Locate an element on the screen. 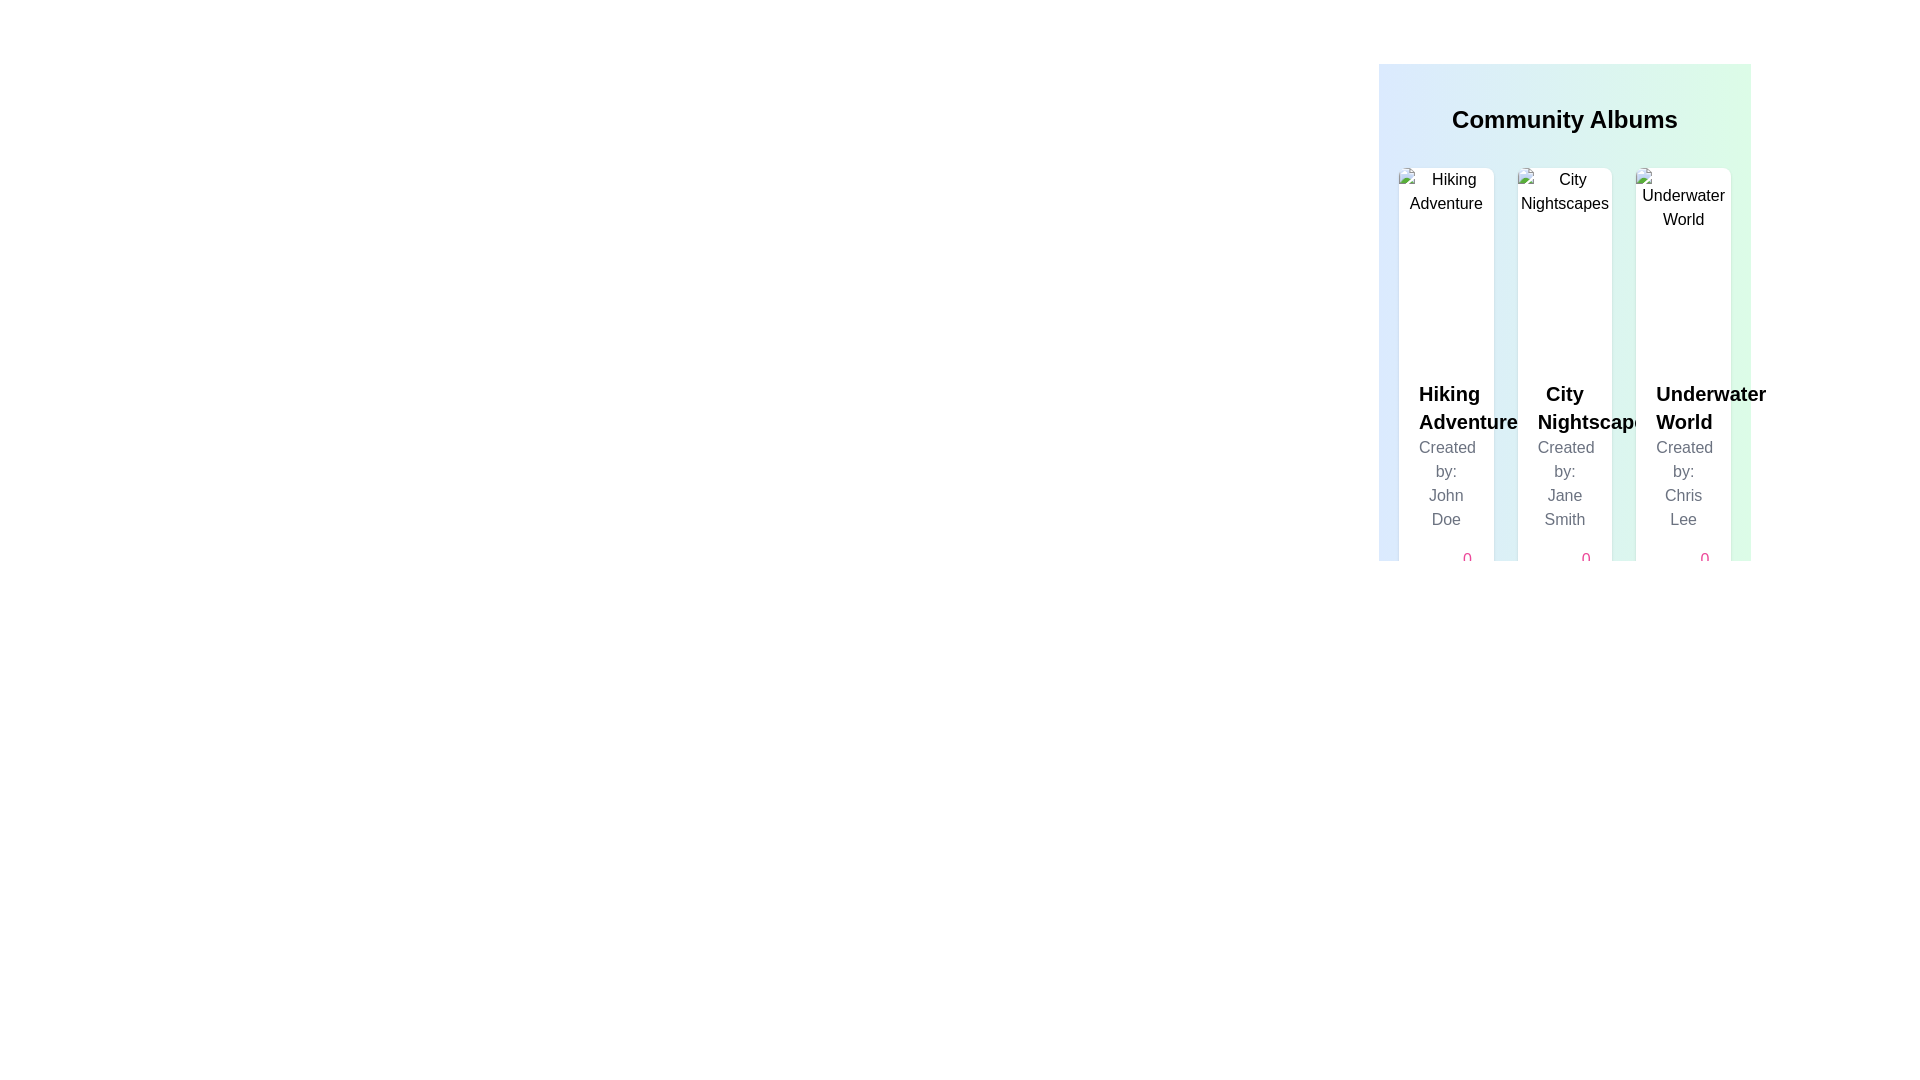 The height and width of the screenshot is (1080, 1920). text displayed in the text block located centrally in the second column under the header 'Community Albums', positioned below an image and above likes and comments is located at coordinates (1563, 488).